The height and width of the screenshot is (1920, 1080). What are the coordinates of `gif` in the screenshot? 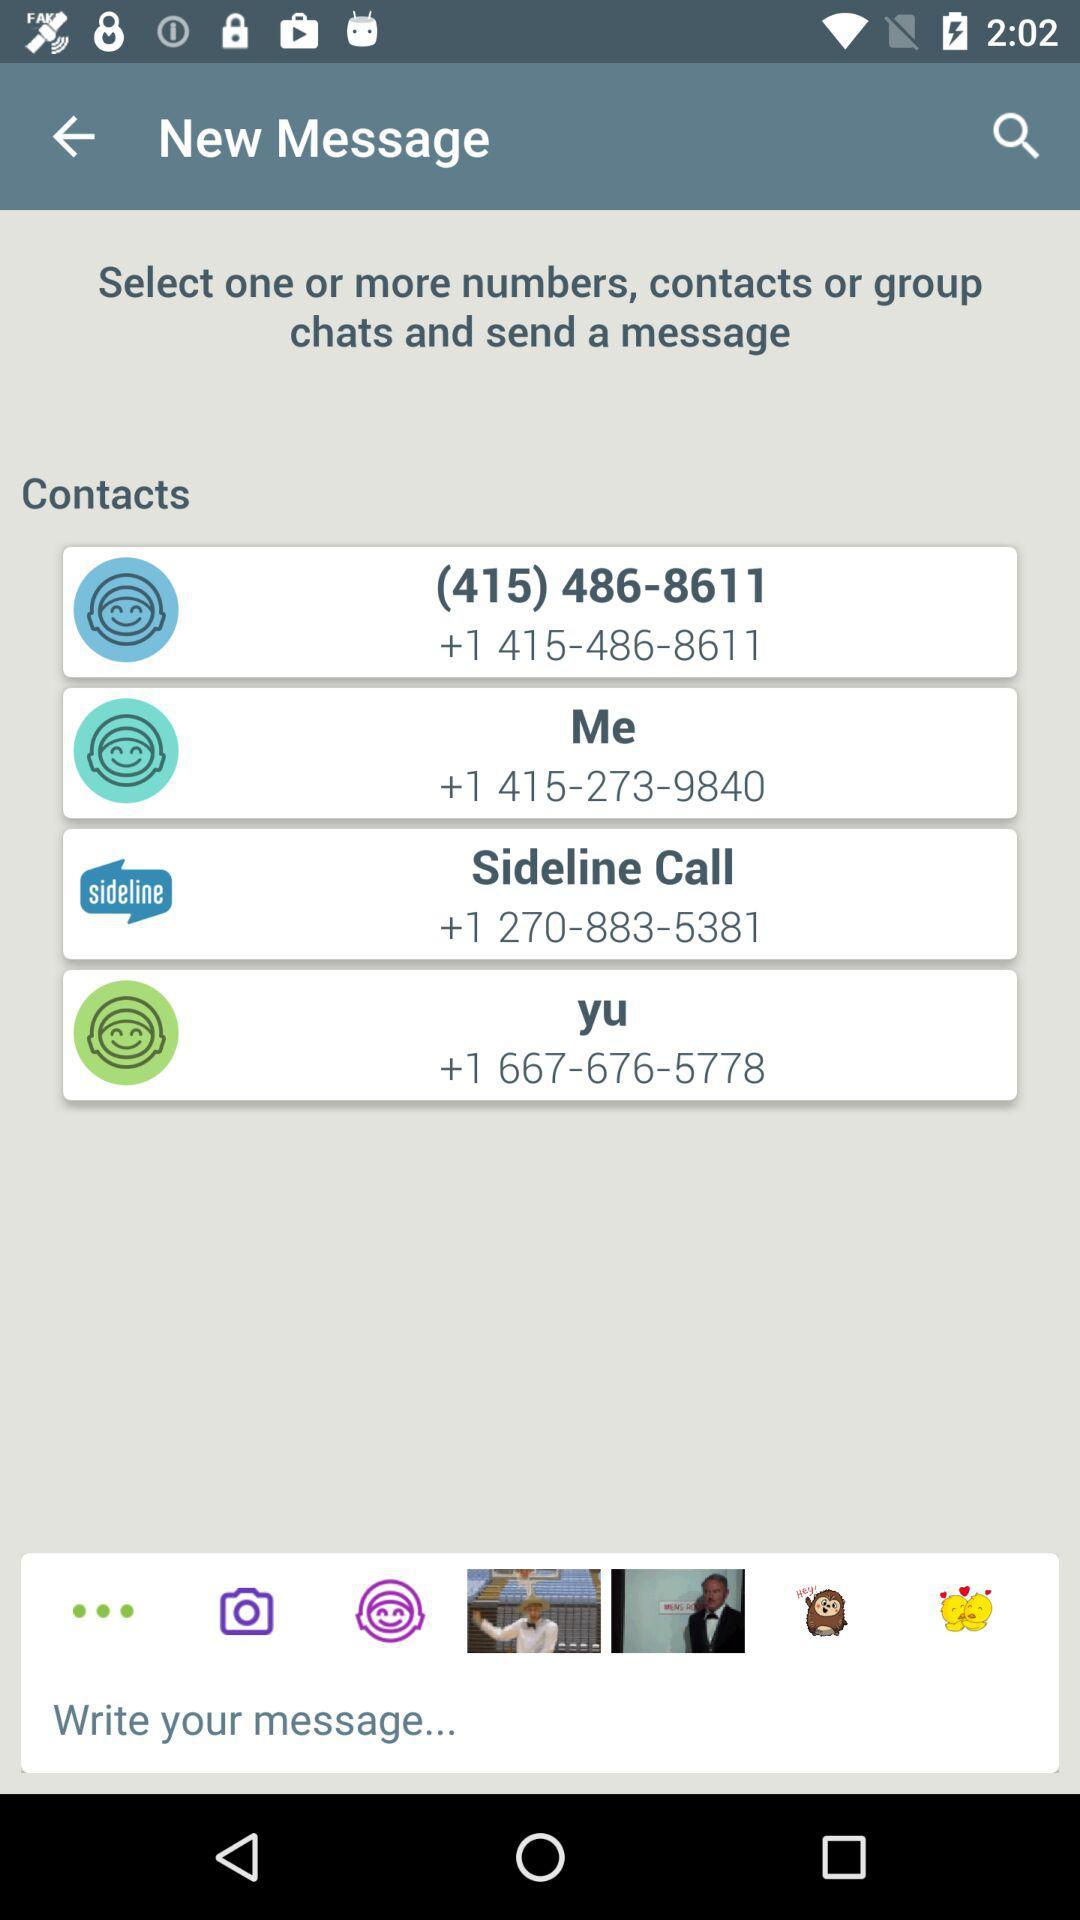 It's located at (964, 1611).